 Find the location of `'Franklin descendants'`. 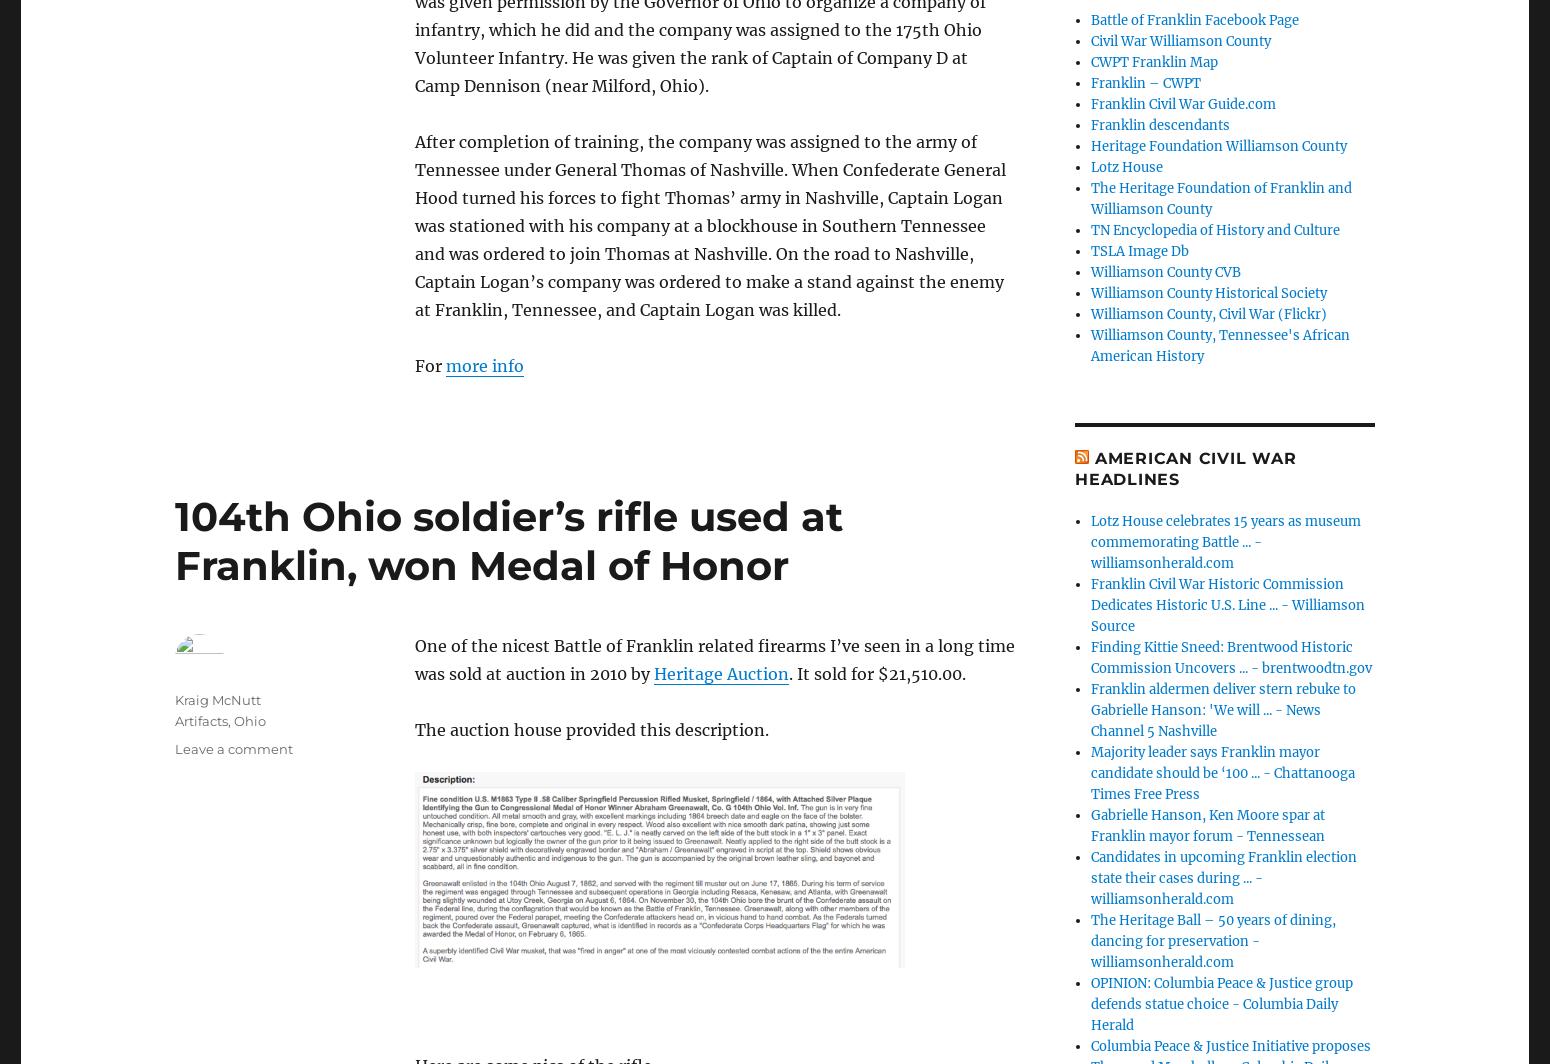

'Franklin descendants' is located at coordinates (1159, 124).